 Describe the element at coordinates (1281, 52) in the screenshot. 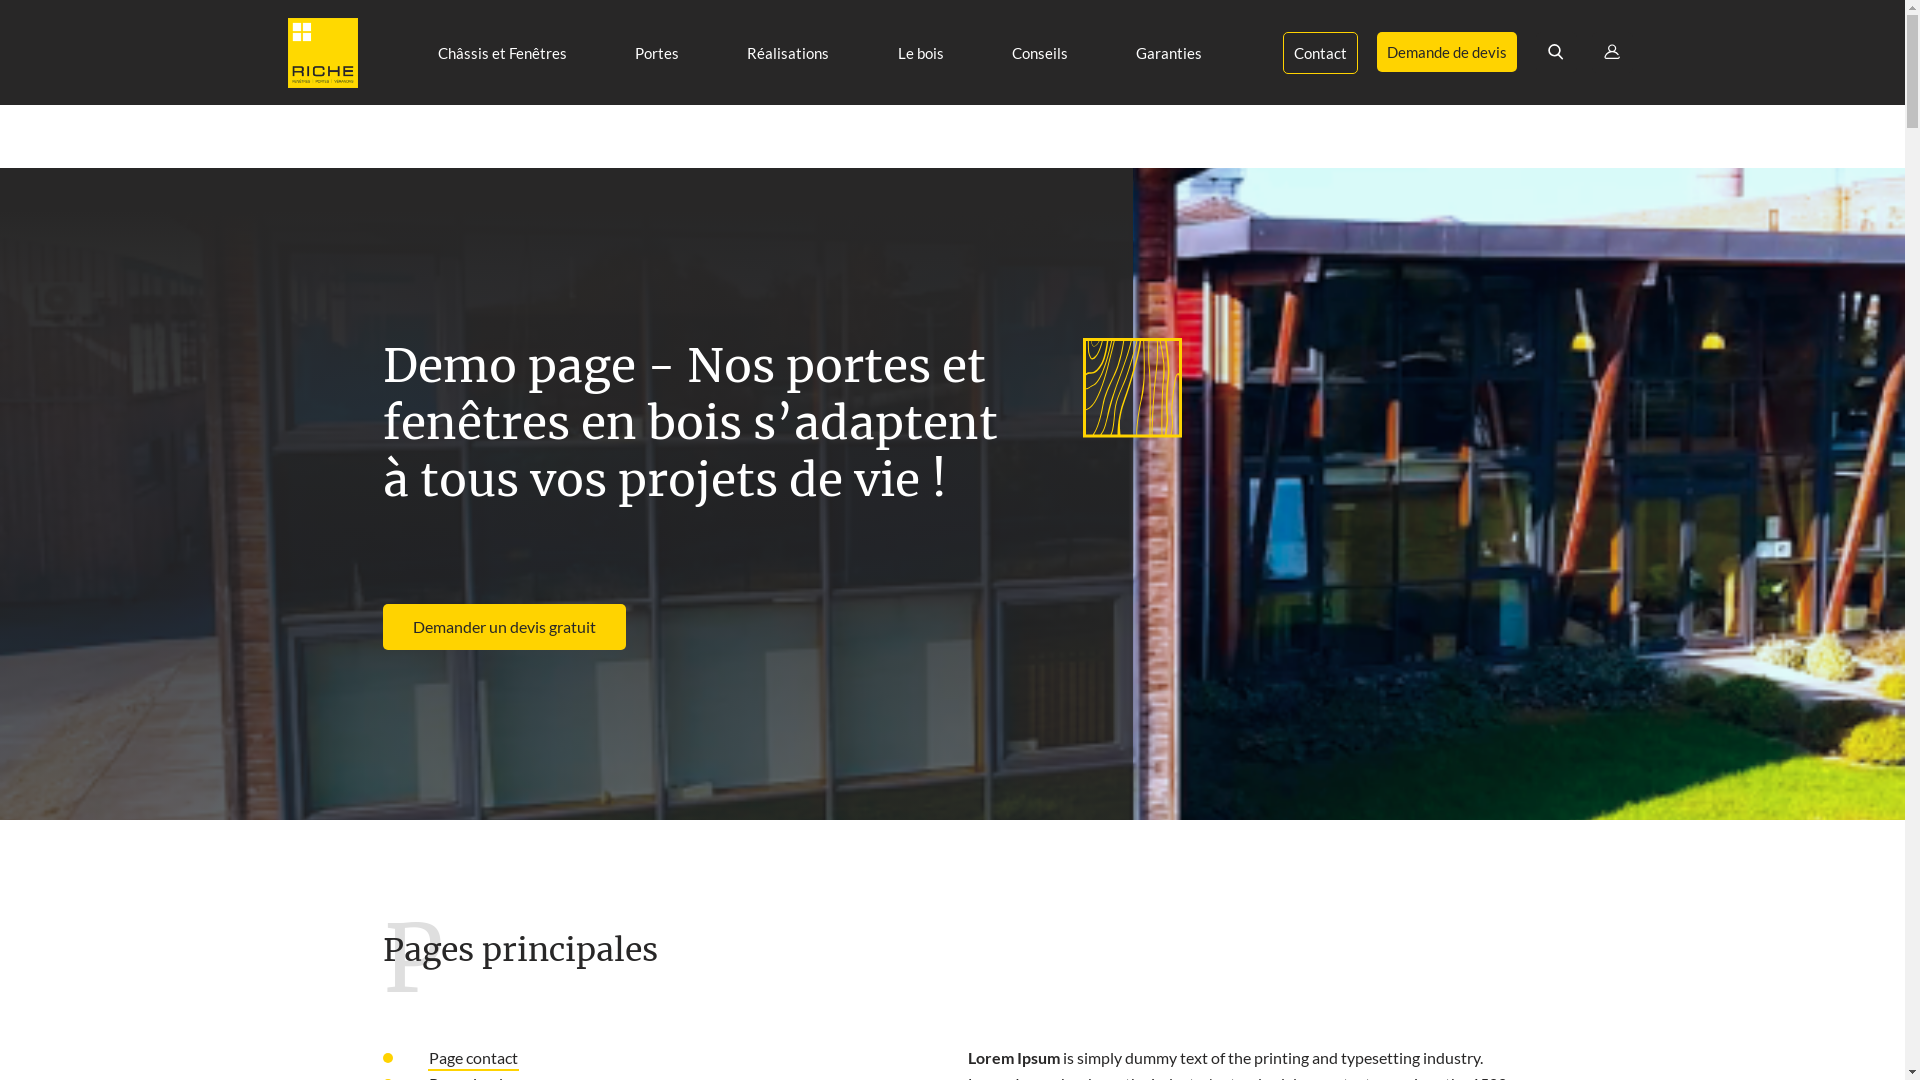

I see `'Contact'` at that location.